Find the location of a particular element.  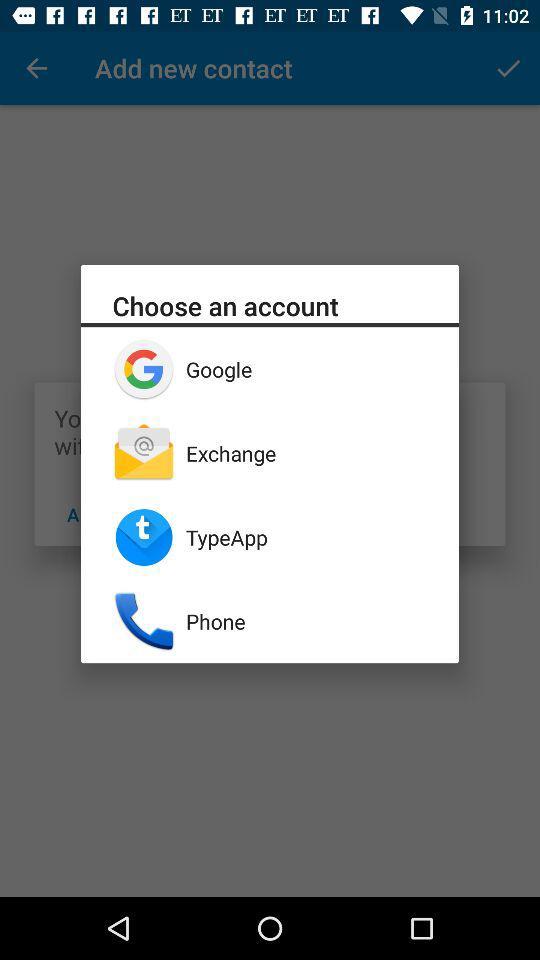

the exchange icon is located at coordinates (306, 453).